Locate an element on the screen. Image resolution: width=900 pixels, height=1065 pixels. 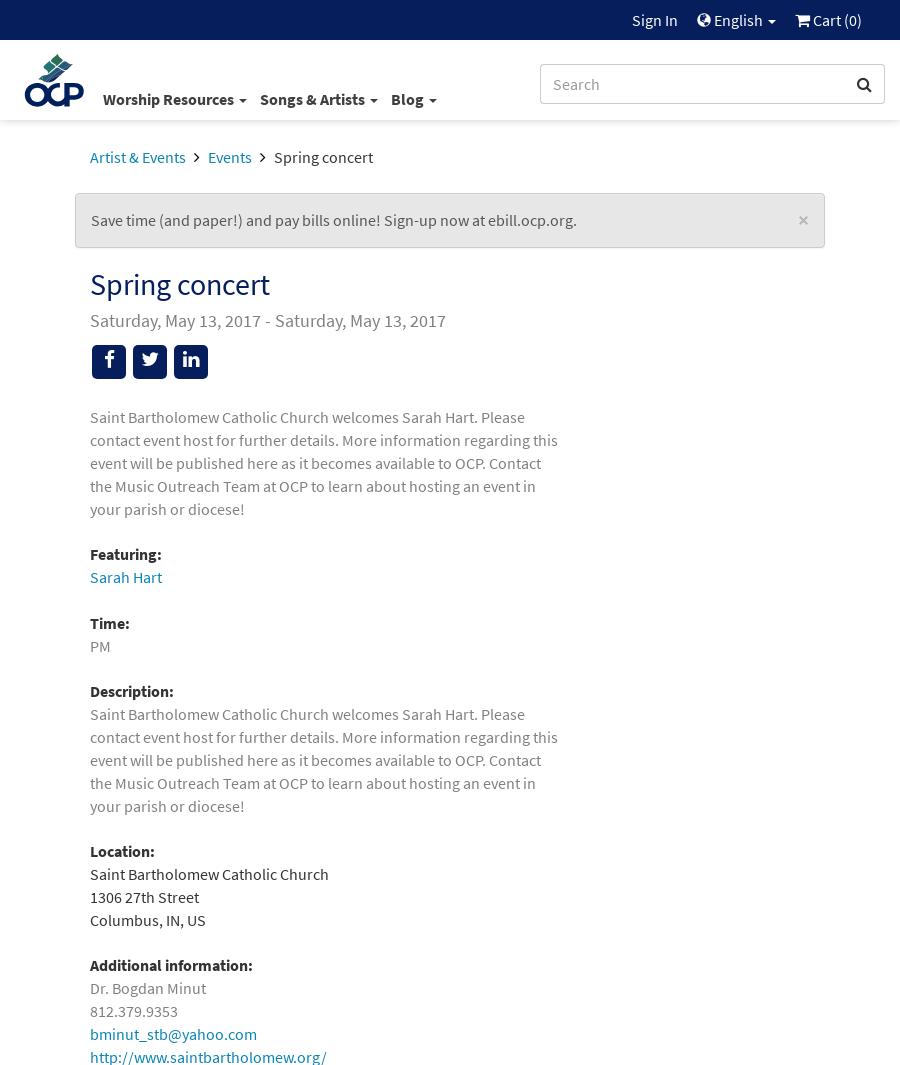
'Featuring:' is located at coordinates (89, 554).